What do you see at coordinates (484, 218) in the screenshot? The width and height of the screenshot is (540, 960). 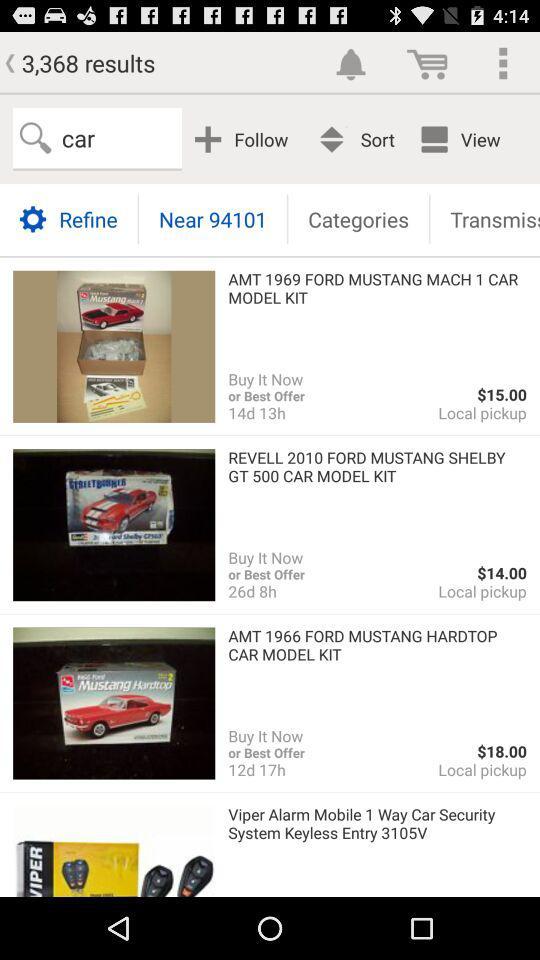 I see `transmission icon` at bounding box center [484, 218].